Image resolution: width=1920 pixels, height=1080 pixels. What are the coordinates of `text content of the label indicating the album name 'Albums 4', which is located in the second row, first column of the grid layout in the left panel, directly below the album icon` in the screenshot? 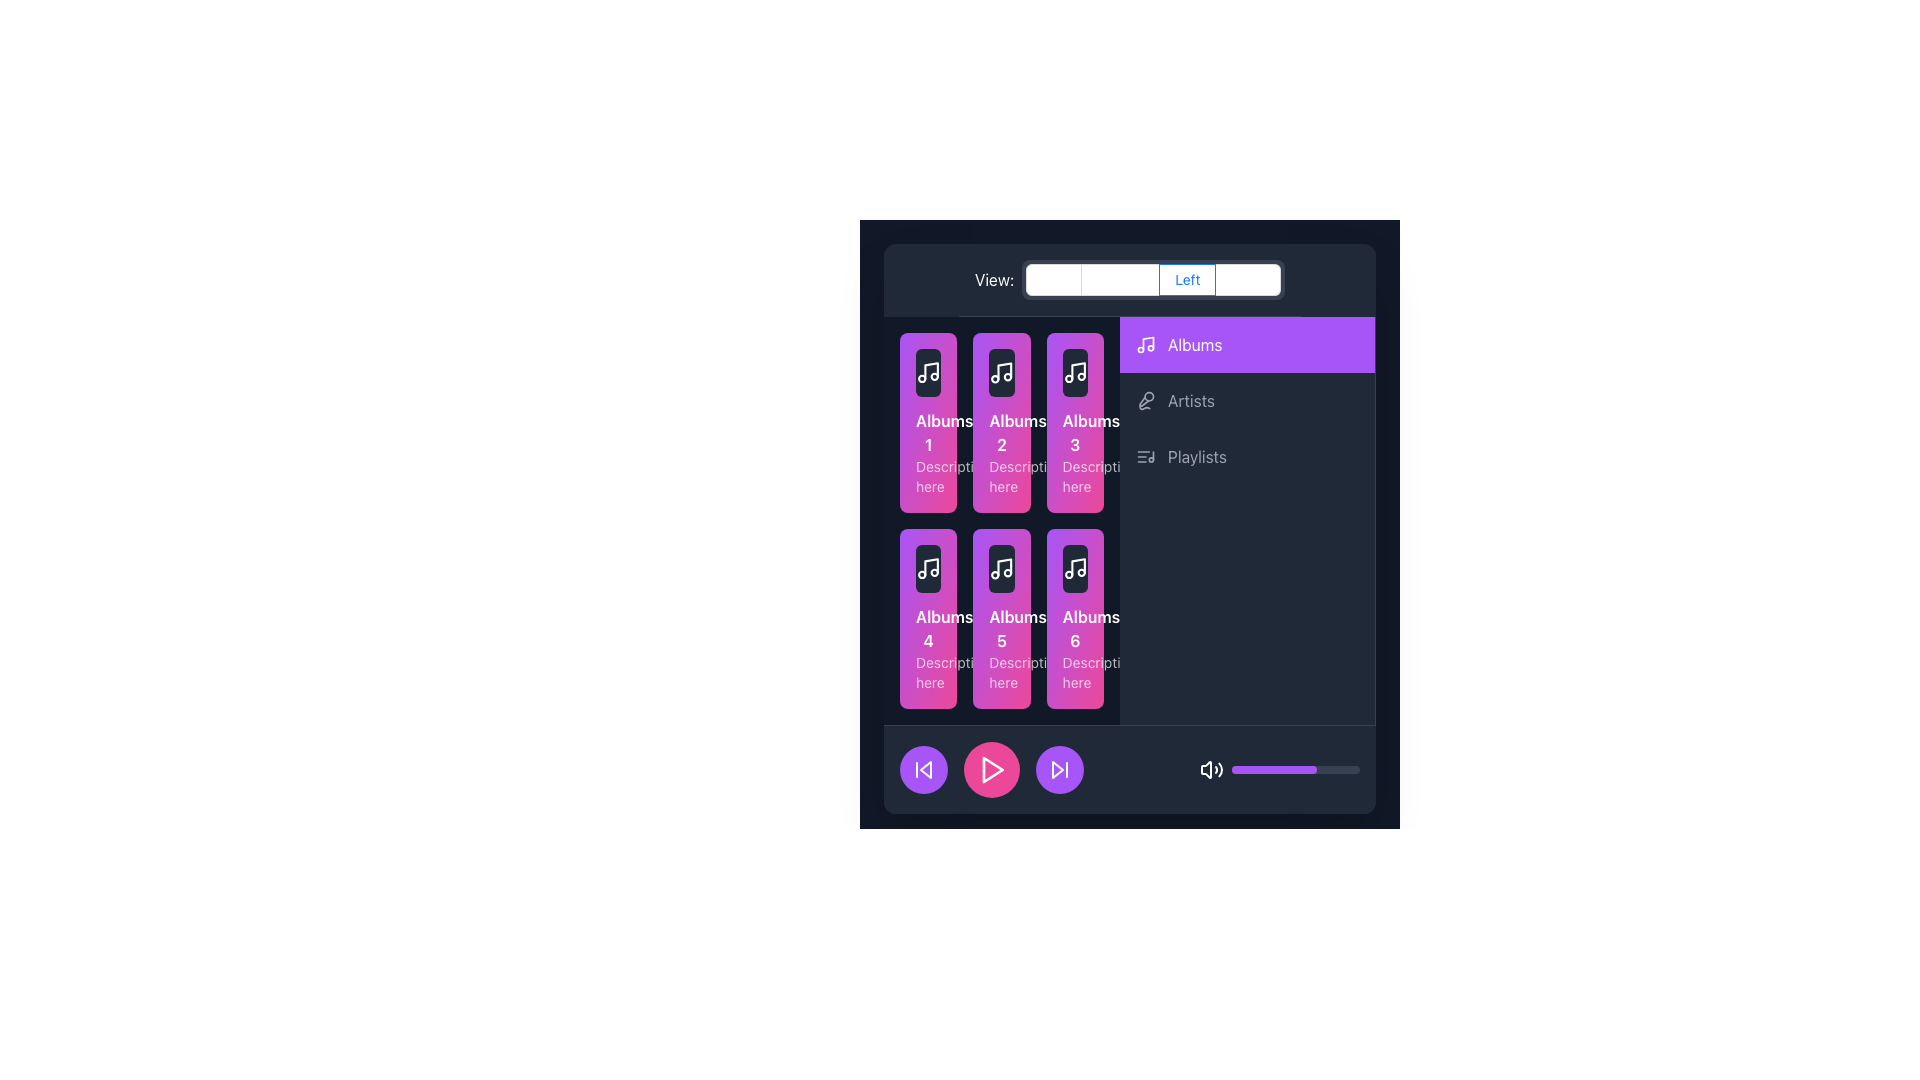 It's located at (927, 627).